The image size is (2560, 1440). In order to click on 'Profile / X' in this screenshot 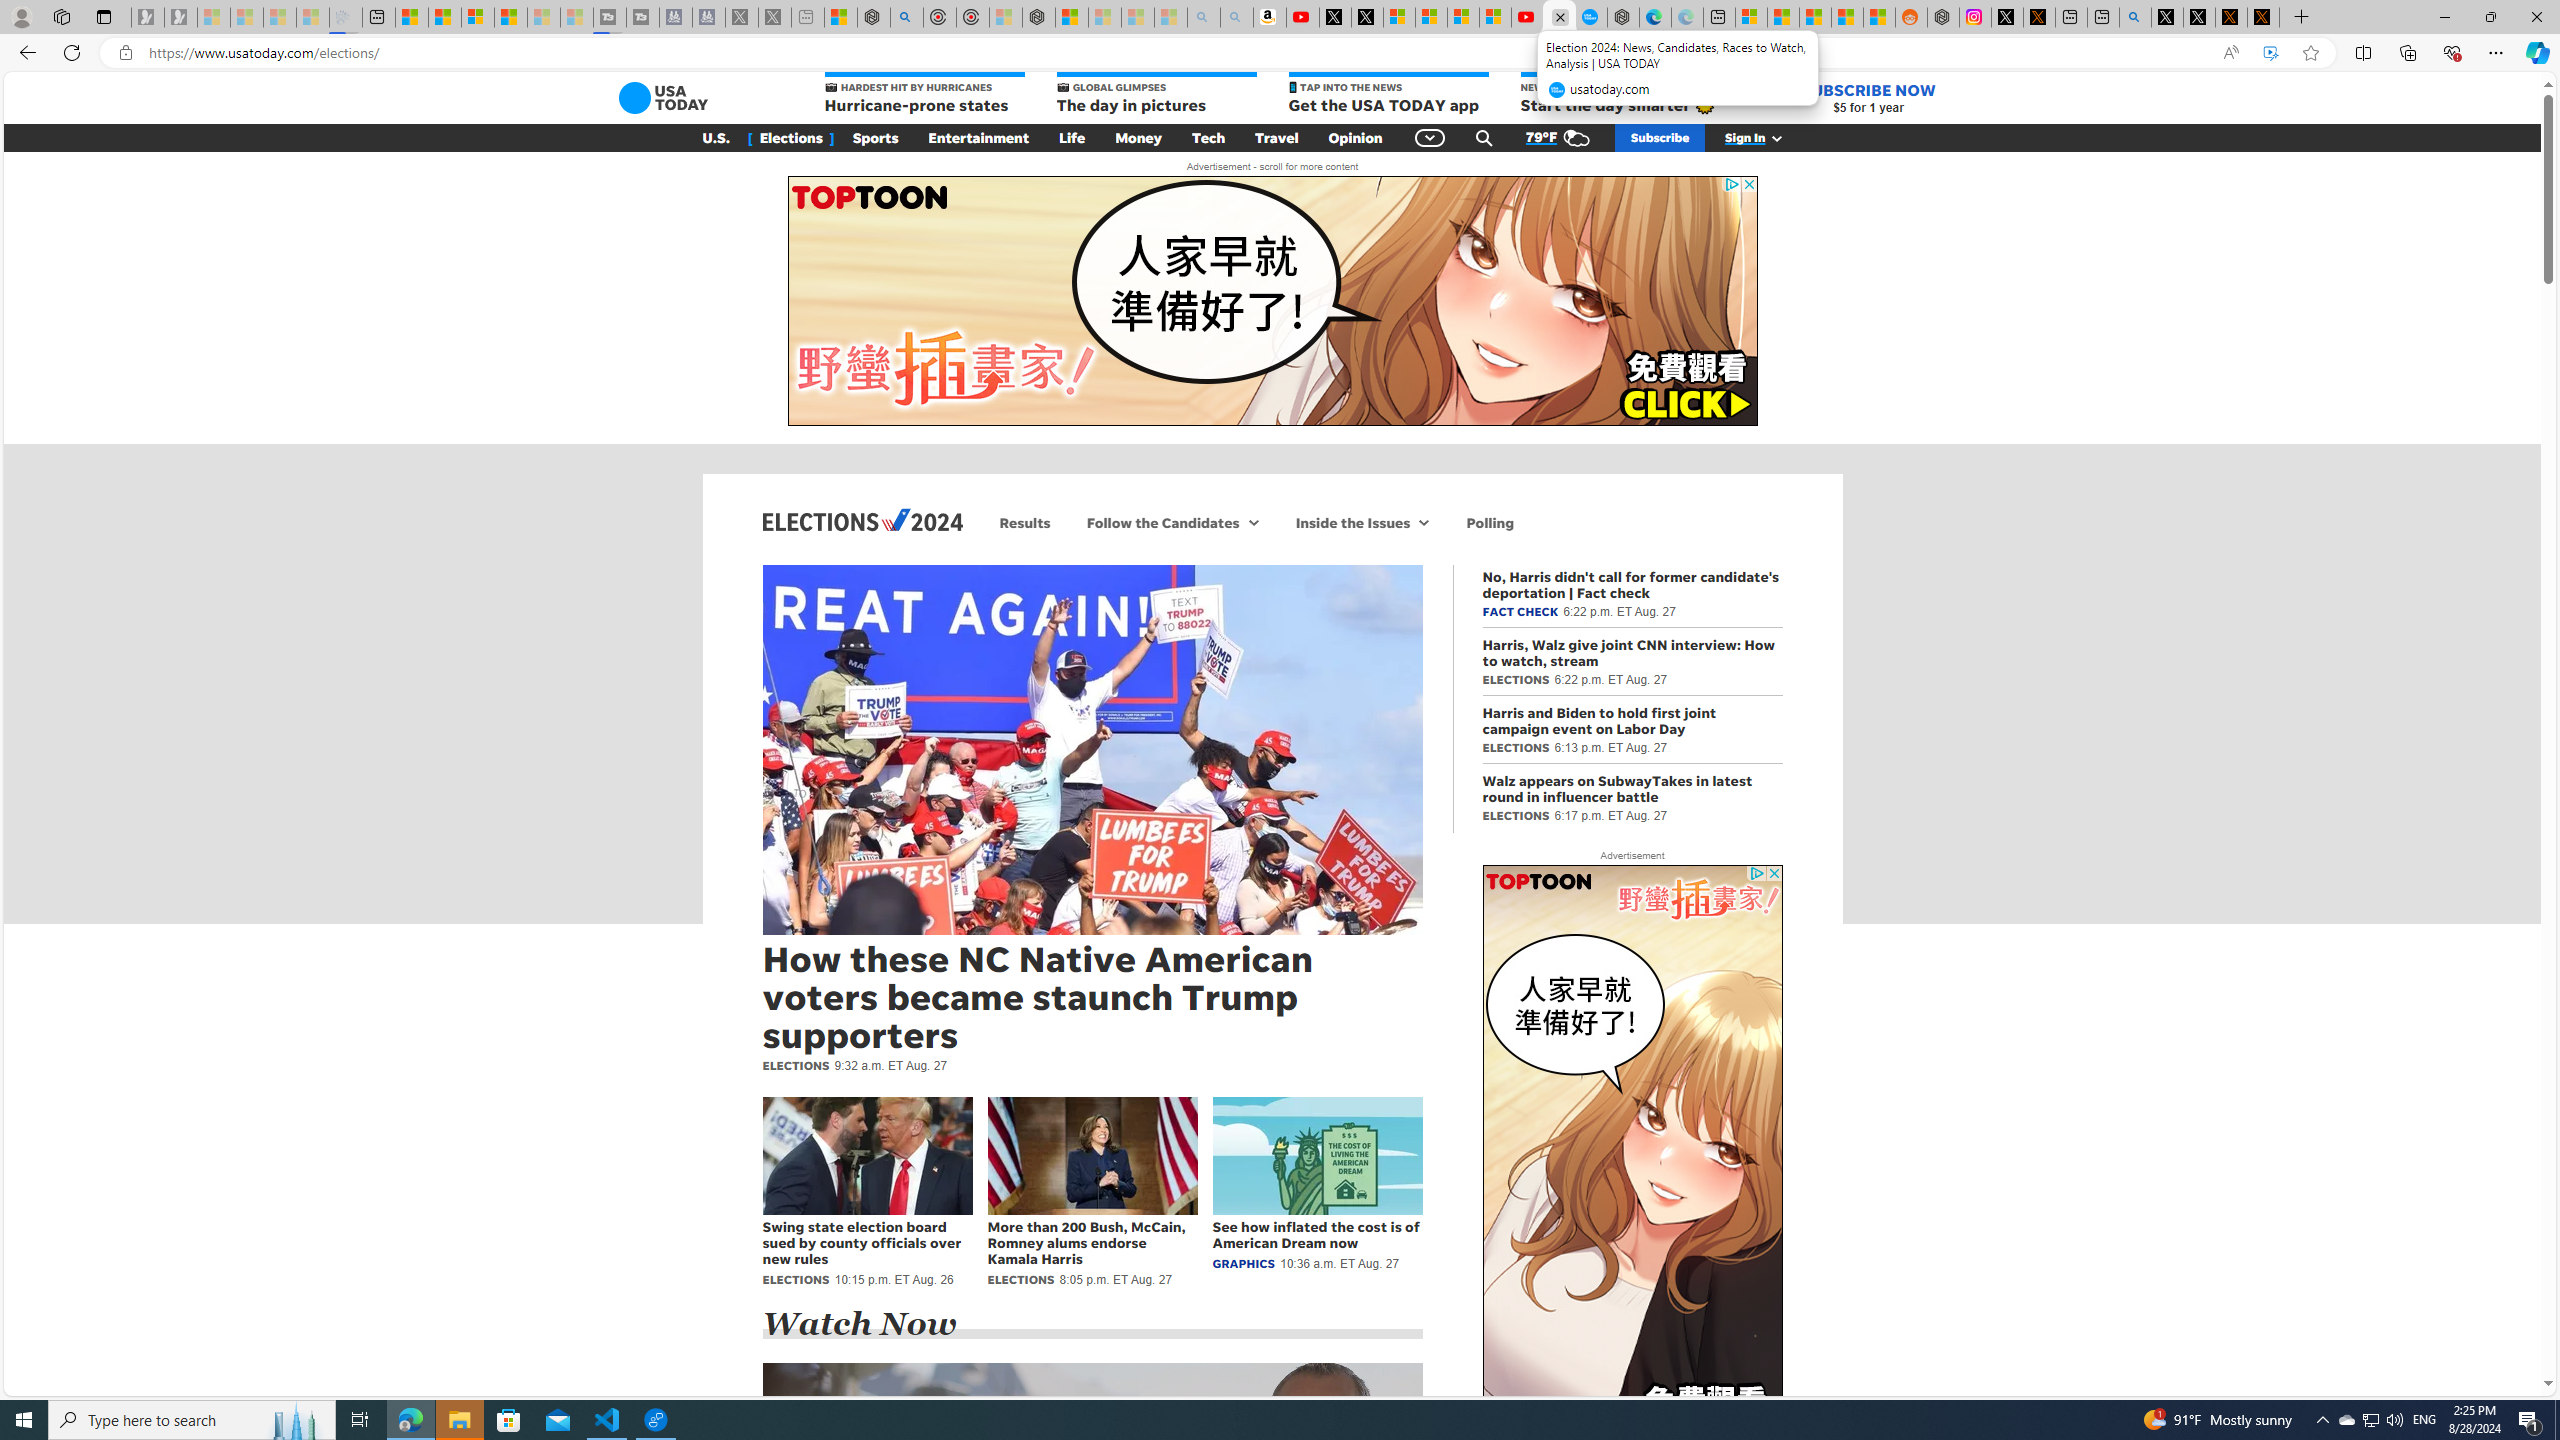, I will do `click(2166, 16)`.